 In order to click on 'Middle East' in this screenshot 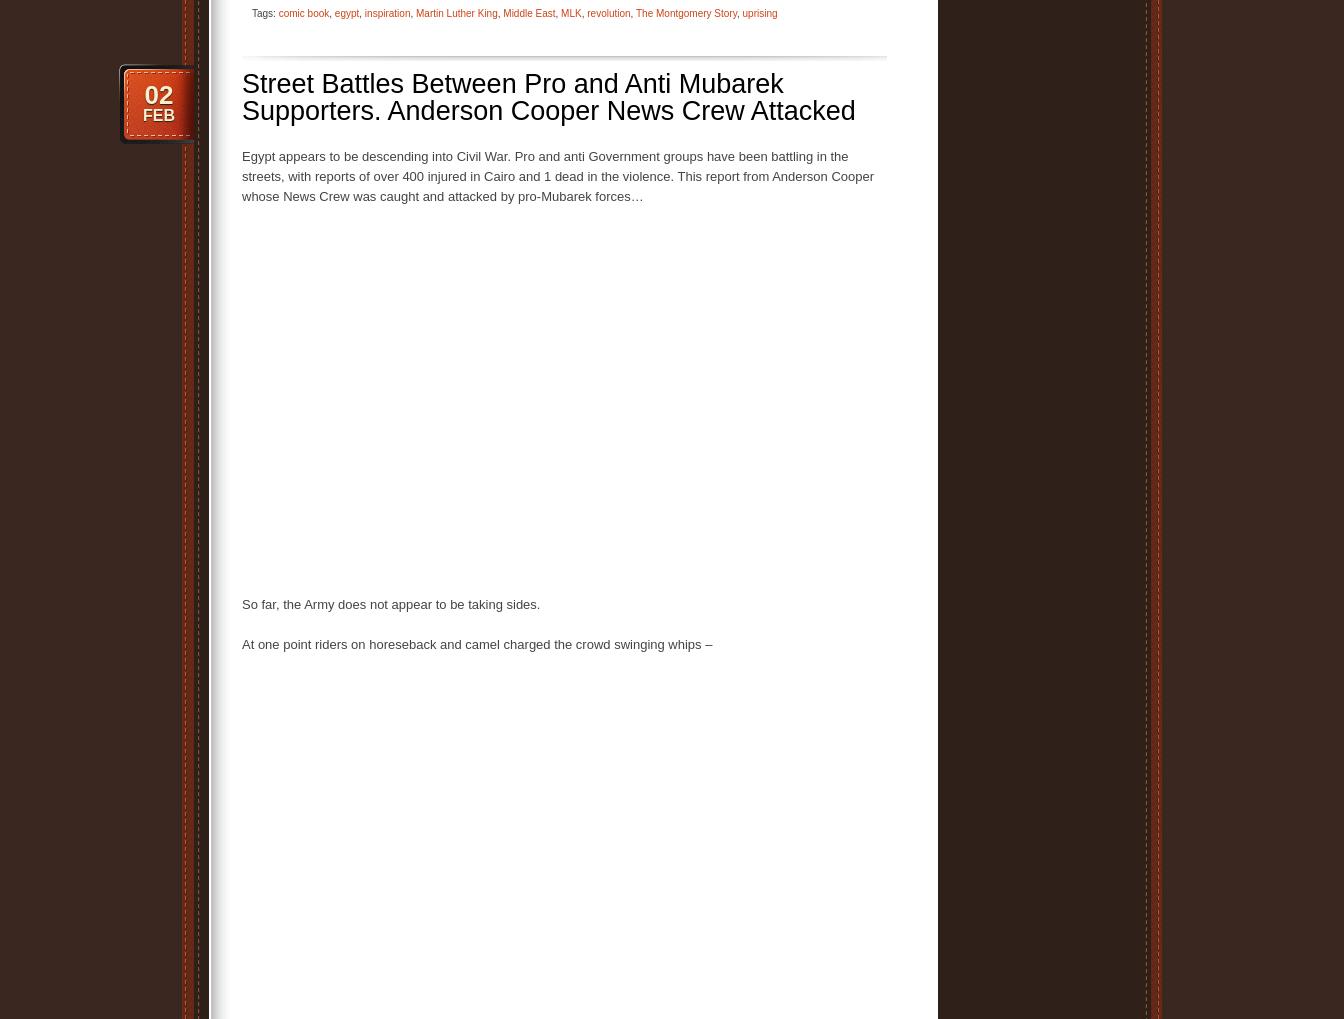, I will do `click(528, 11)`.